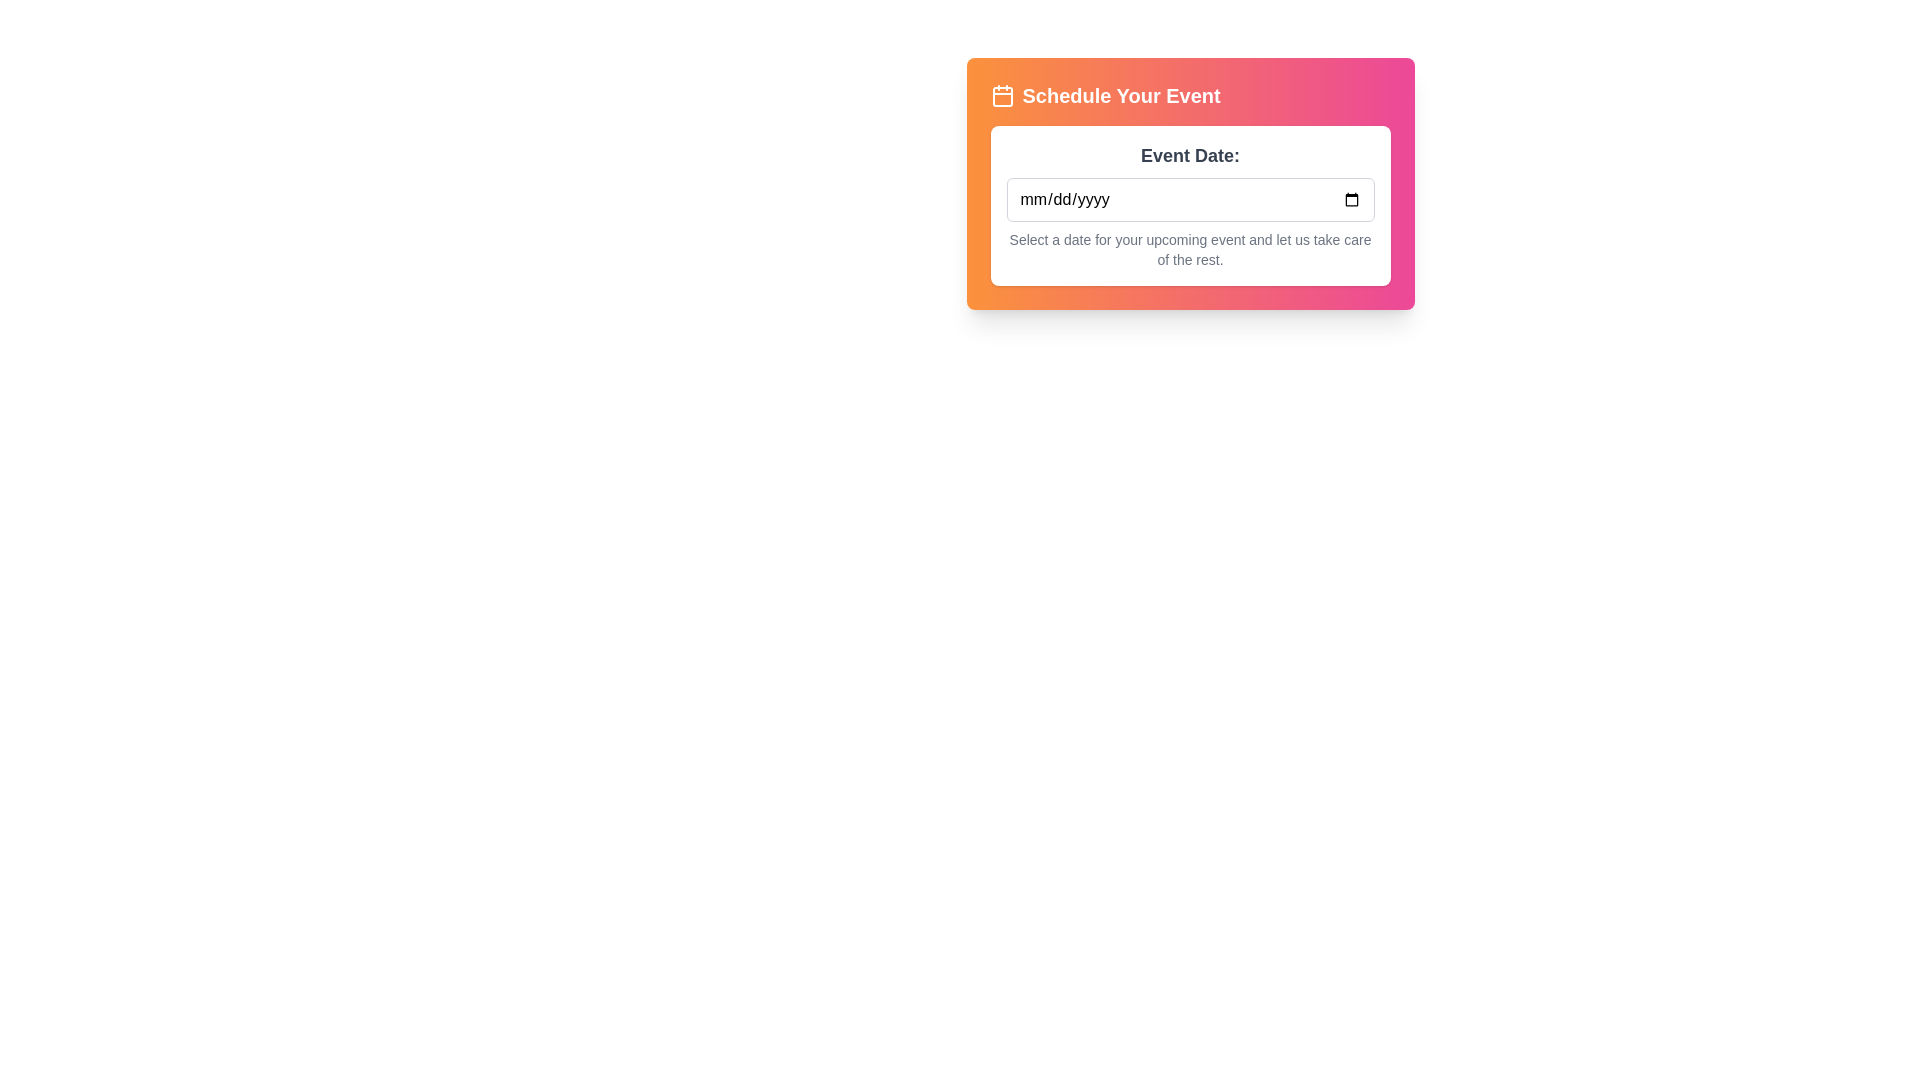  Describe the element at coordinates (1190, 249) in the screenshot. I see `the Text Label, which is a small, light gray informational string located at the bottom of a card interface, directly beneath the date input field` at that location.